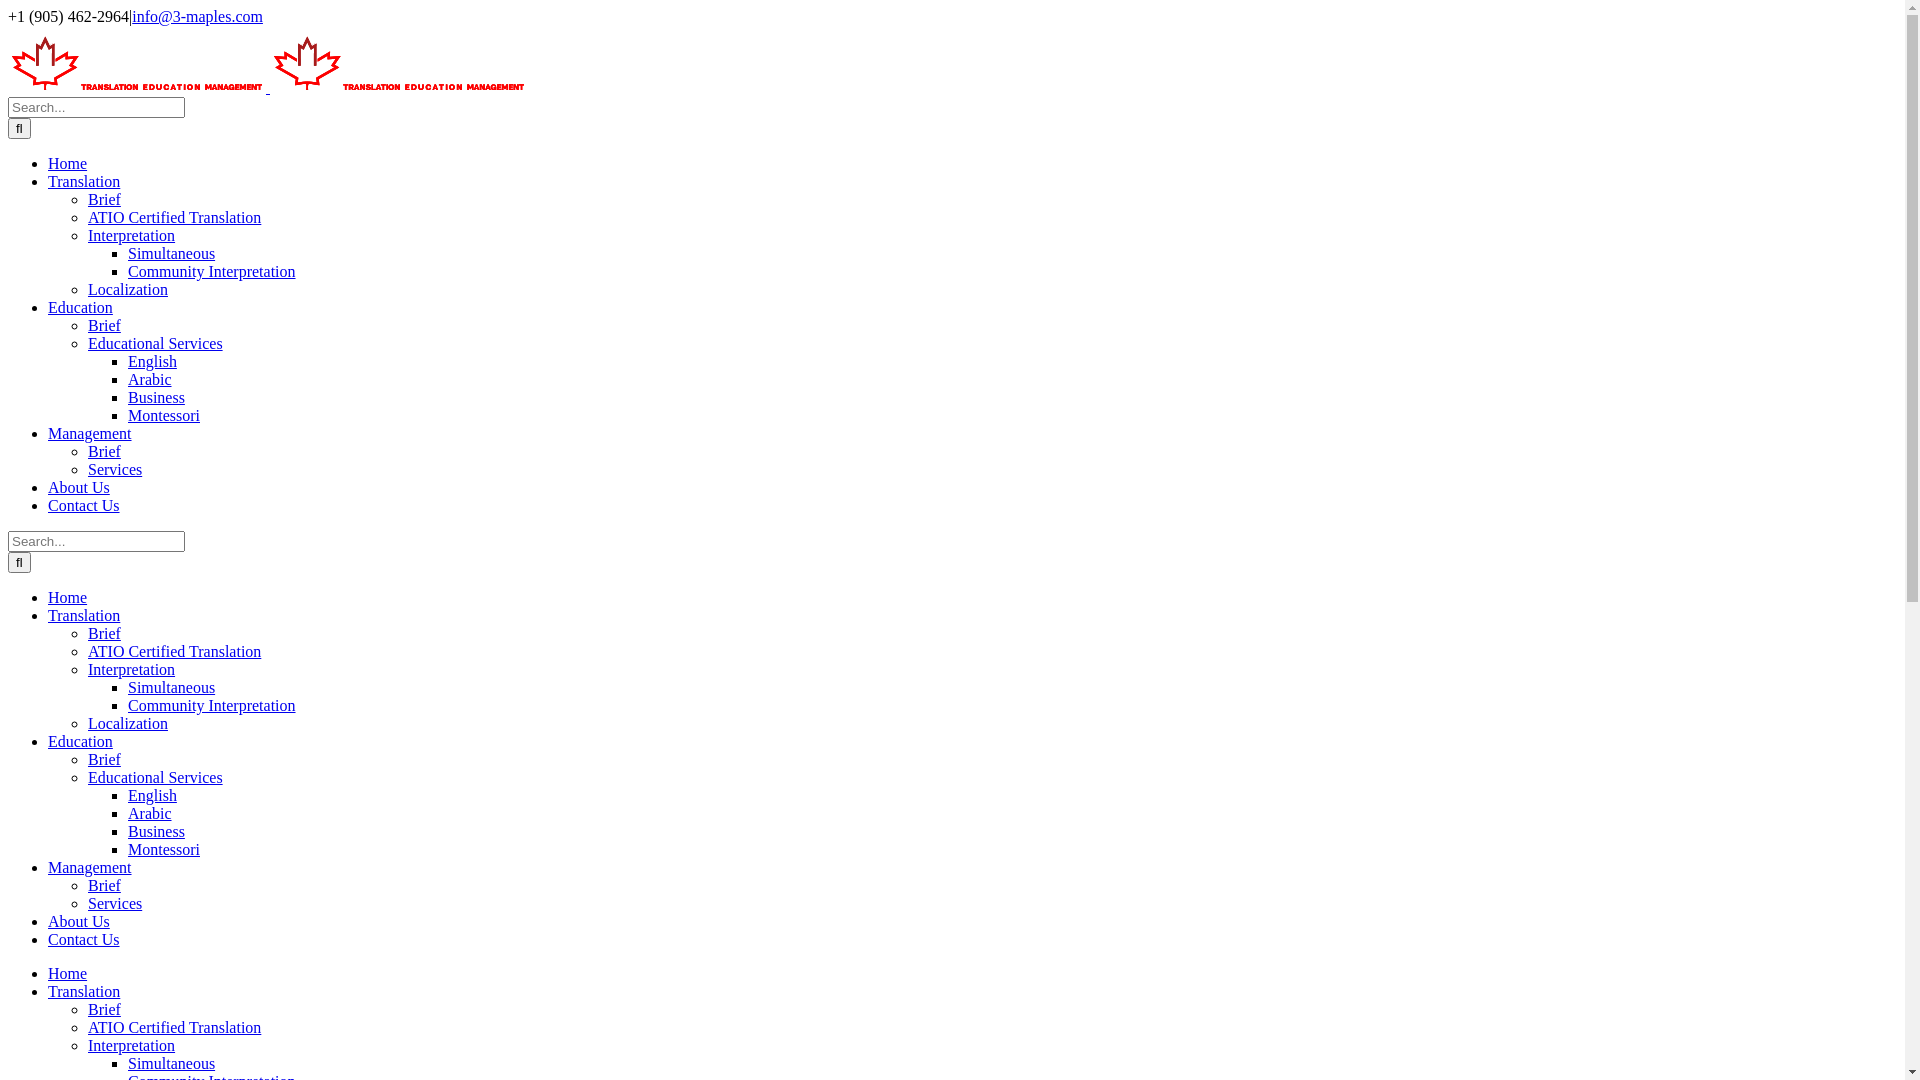 The height and width of the screenshot is (1080, 1920). What do you see at coordinates (103, 633) in the screenshot?
I see `'Brief'` at bounding box center [103, 633].